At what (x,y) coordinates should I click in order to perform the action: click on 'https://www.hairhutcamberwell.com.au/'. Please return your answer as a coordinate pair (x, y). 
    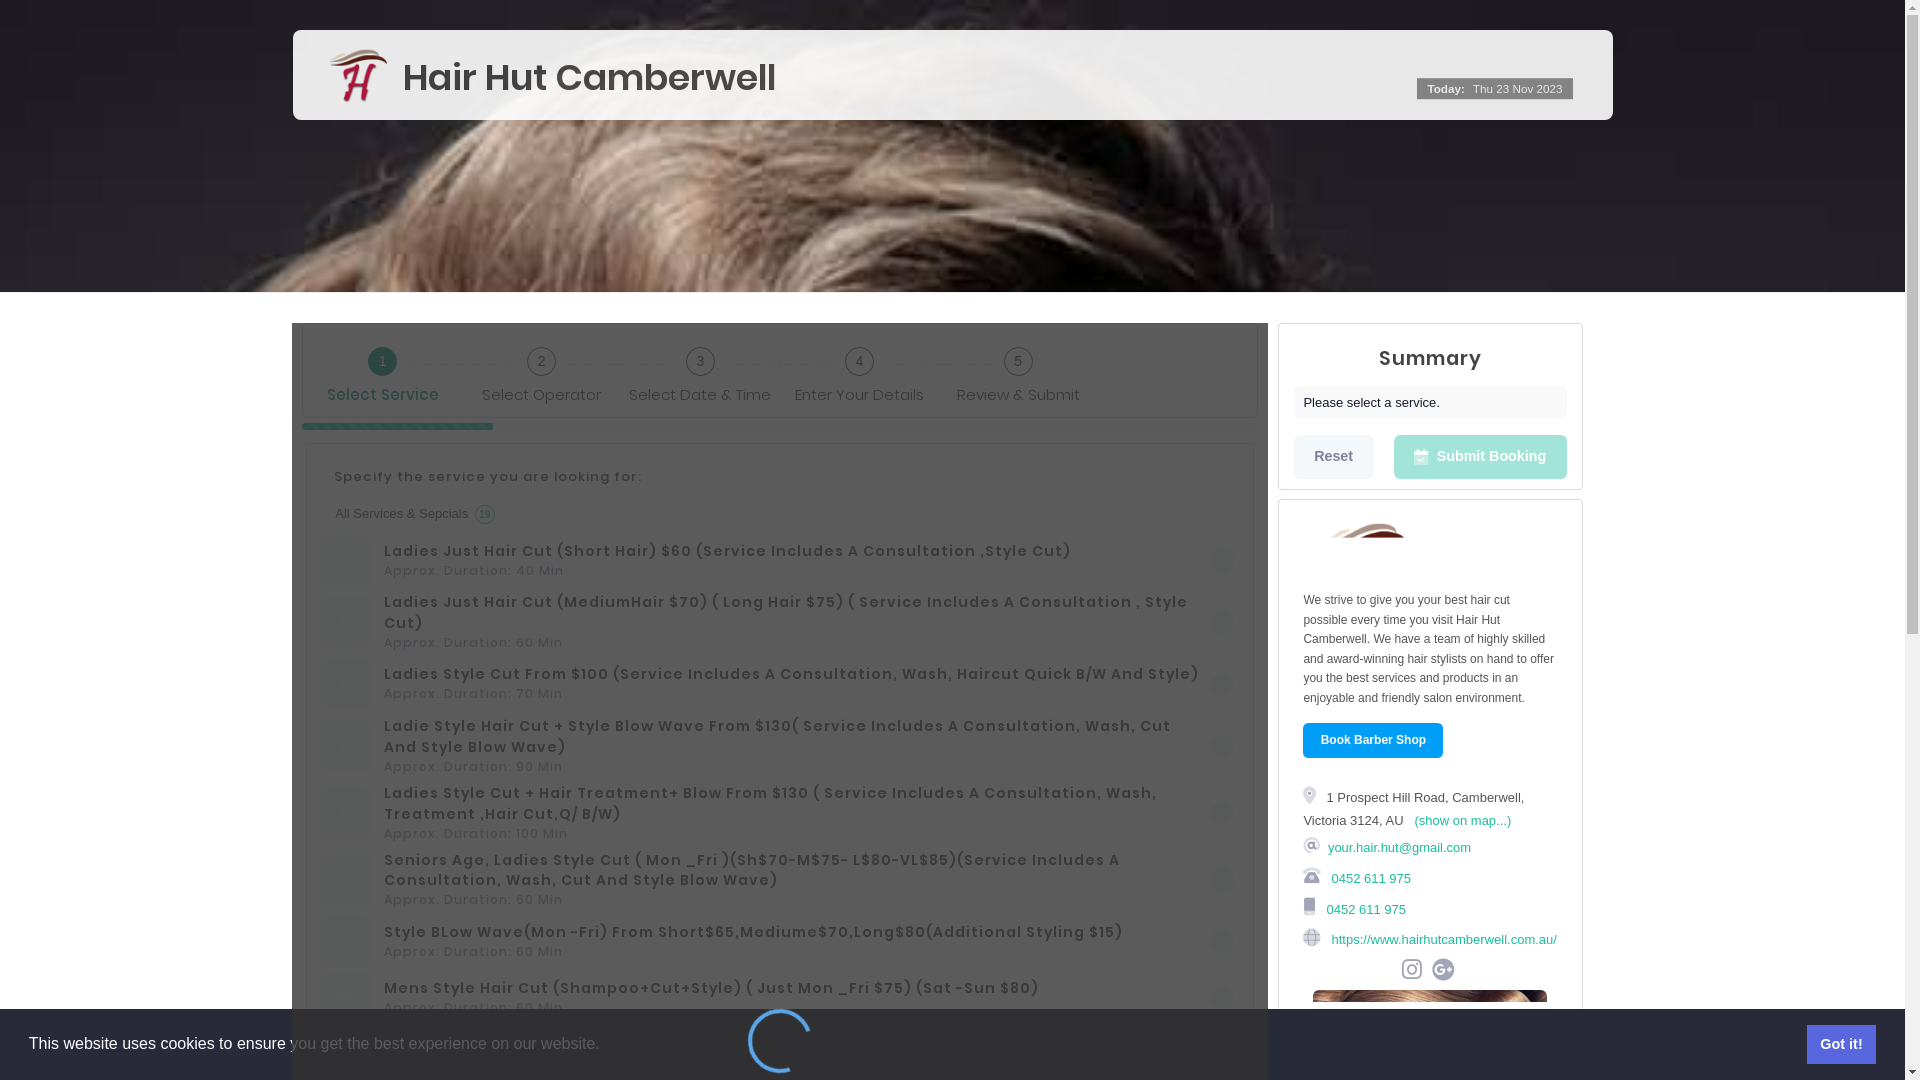
    Looking at the image, I should click on (1328, 939).